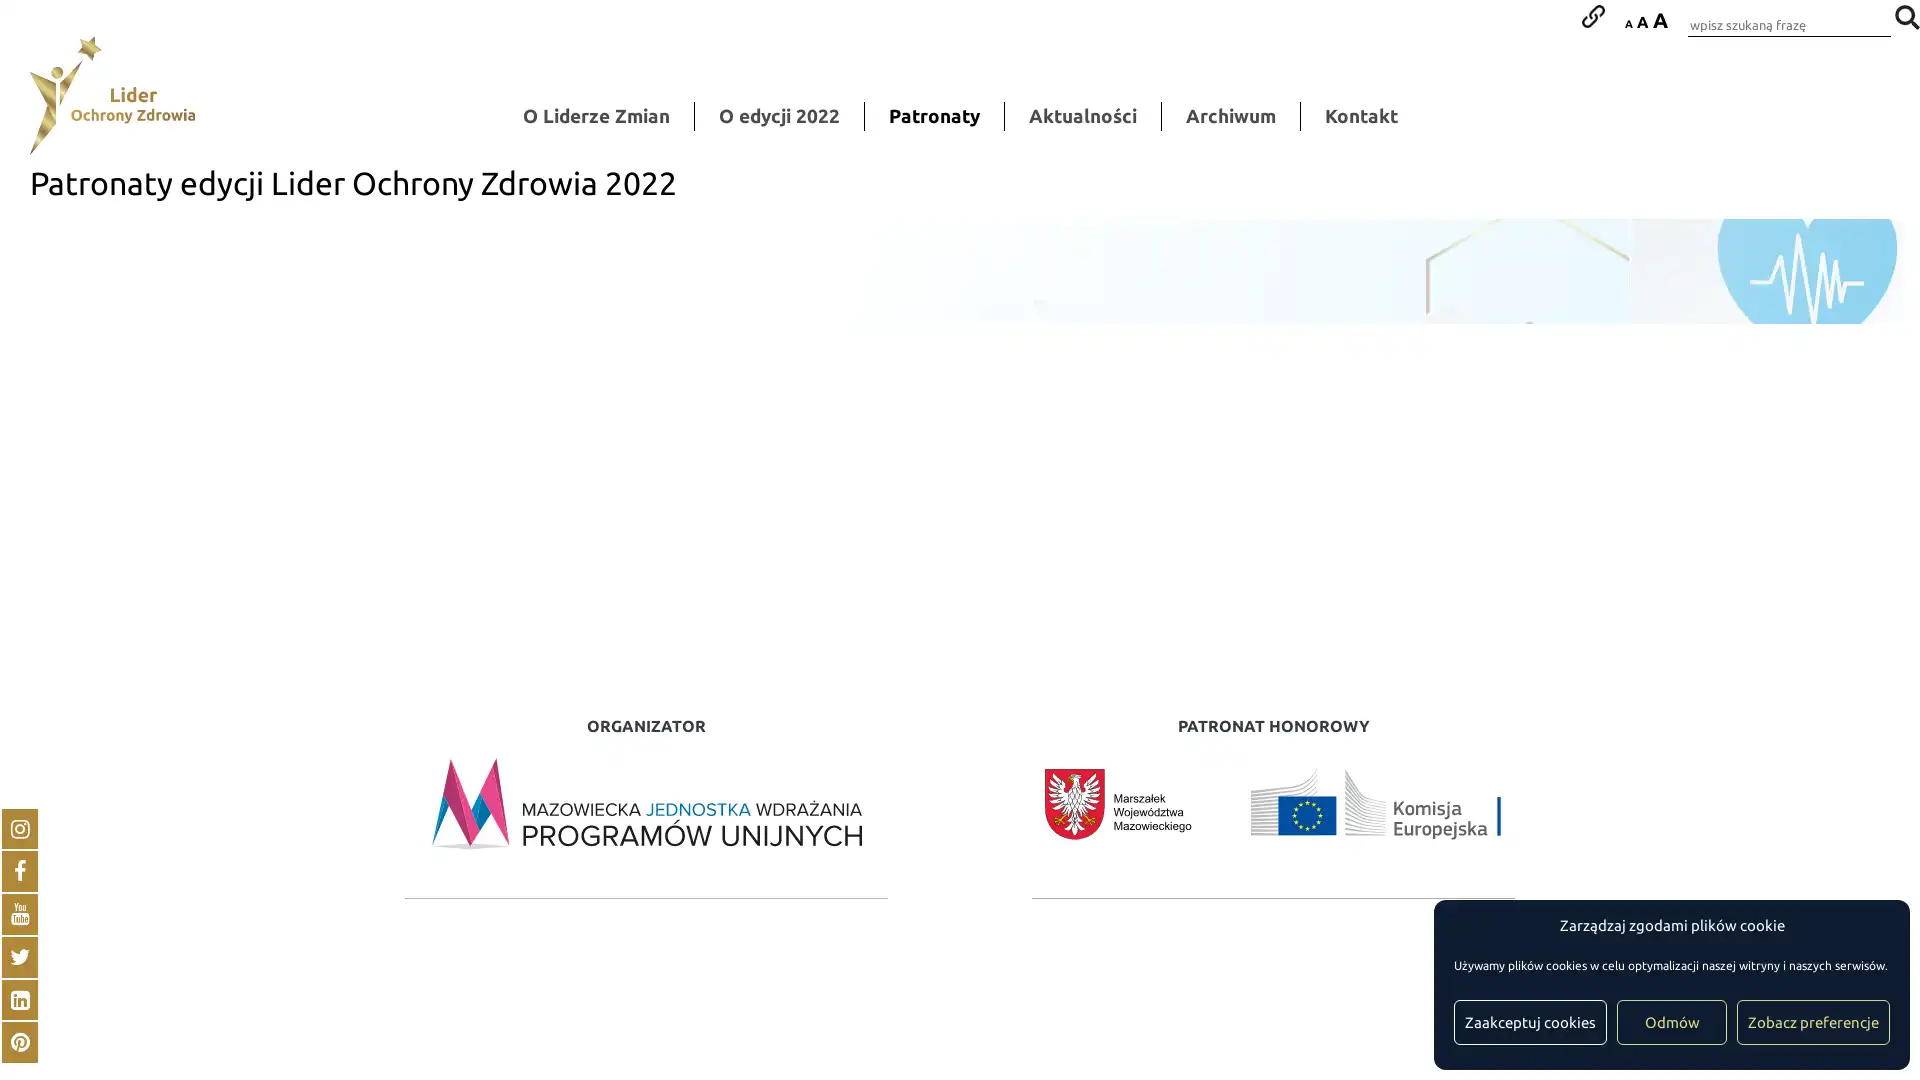 The width and height of the screenshot is (1920, 1080). What do you see at coordinates (1813, 1022) in the screenshot?
I see `Zobacz preferencje` at bounding box center [1813, 1022].